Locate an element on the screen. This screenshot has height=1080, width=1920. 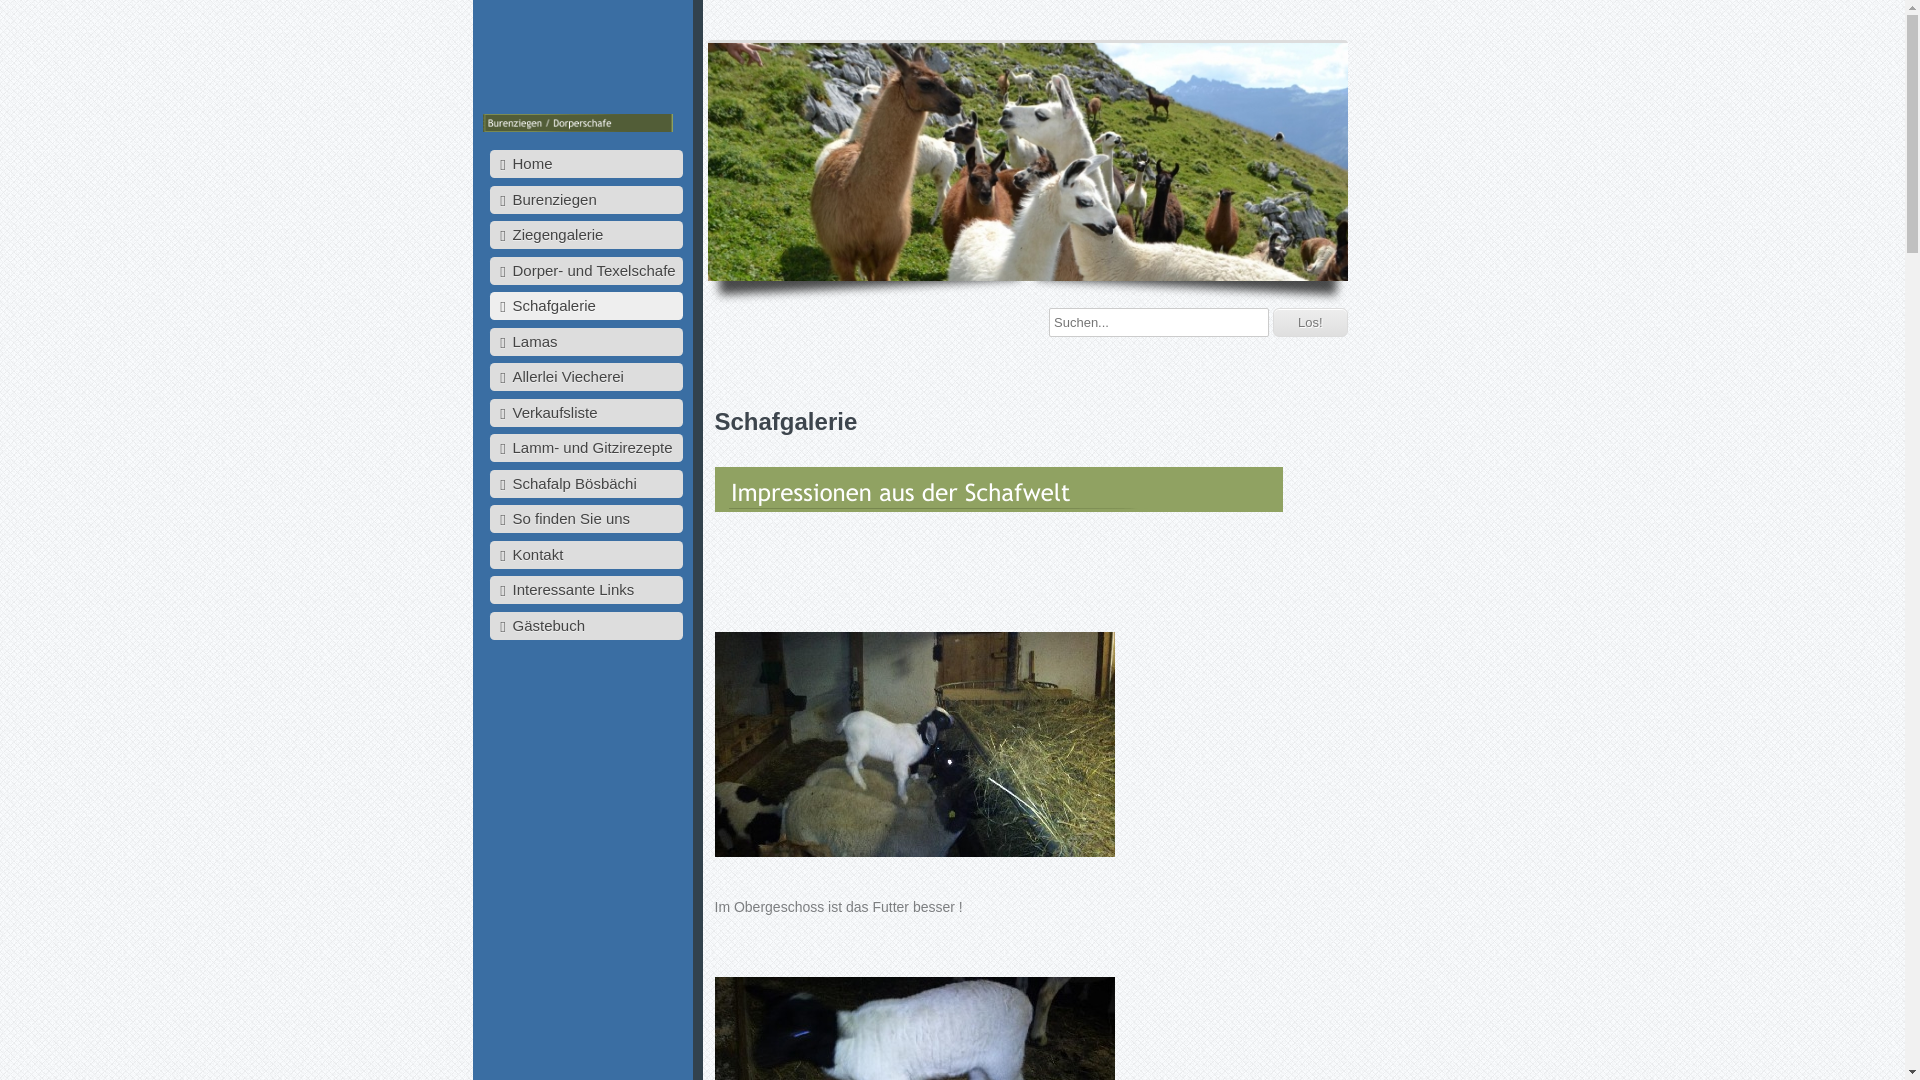
'Lamm- und Gitzirezepte' is located at coordinates (585, 446).